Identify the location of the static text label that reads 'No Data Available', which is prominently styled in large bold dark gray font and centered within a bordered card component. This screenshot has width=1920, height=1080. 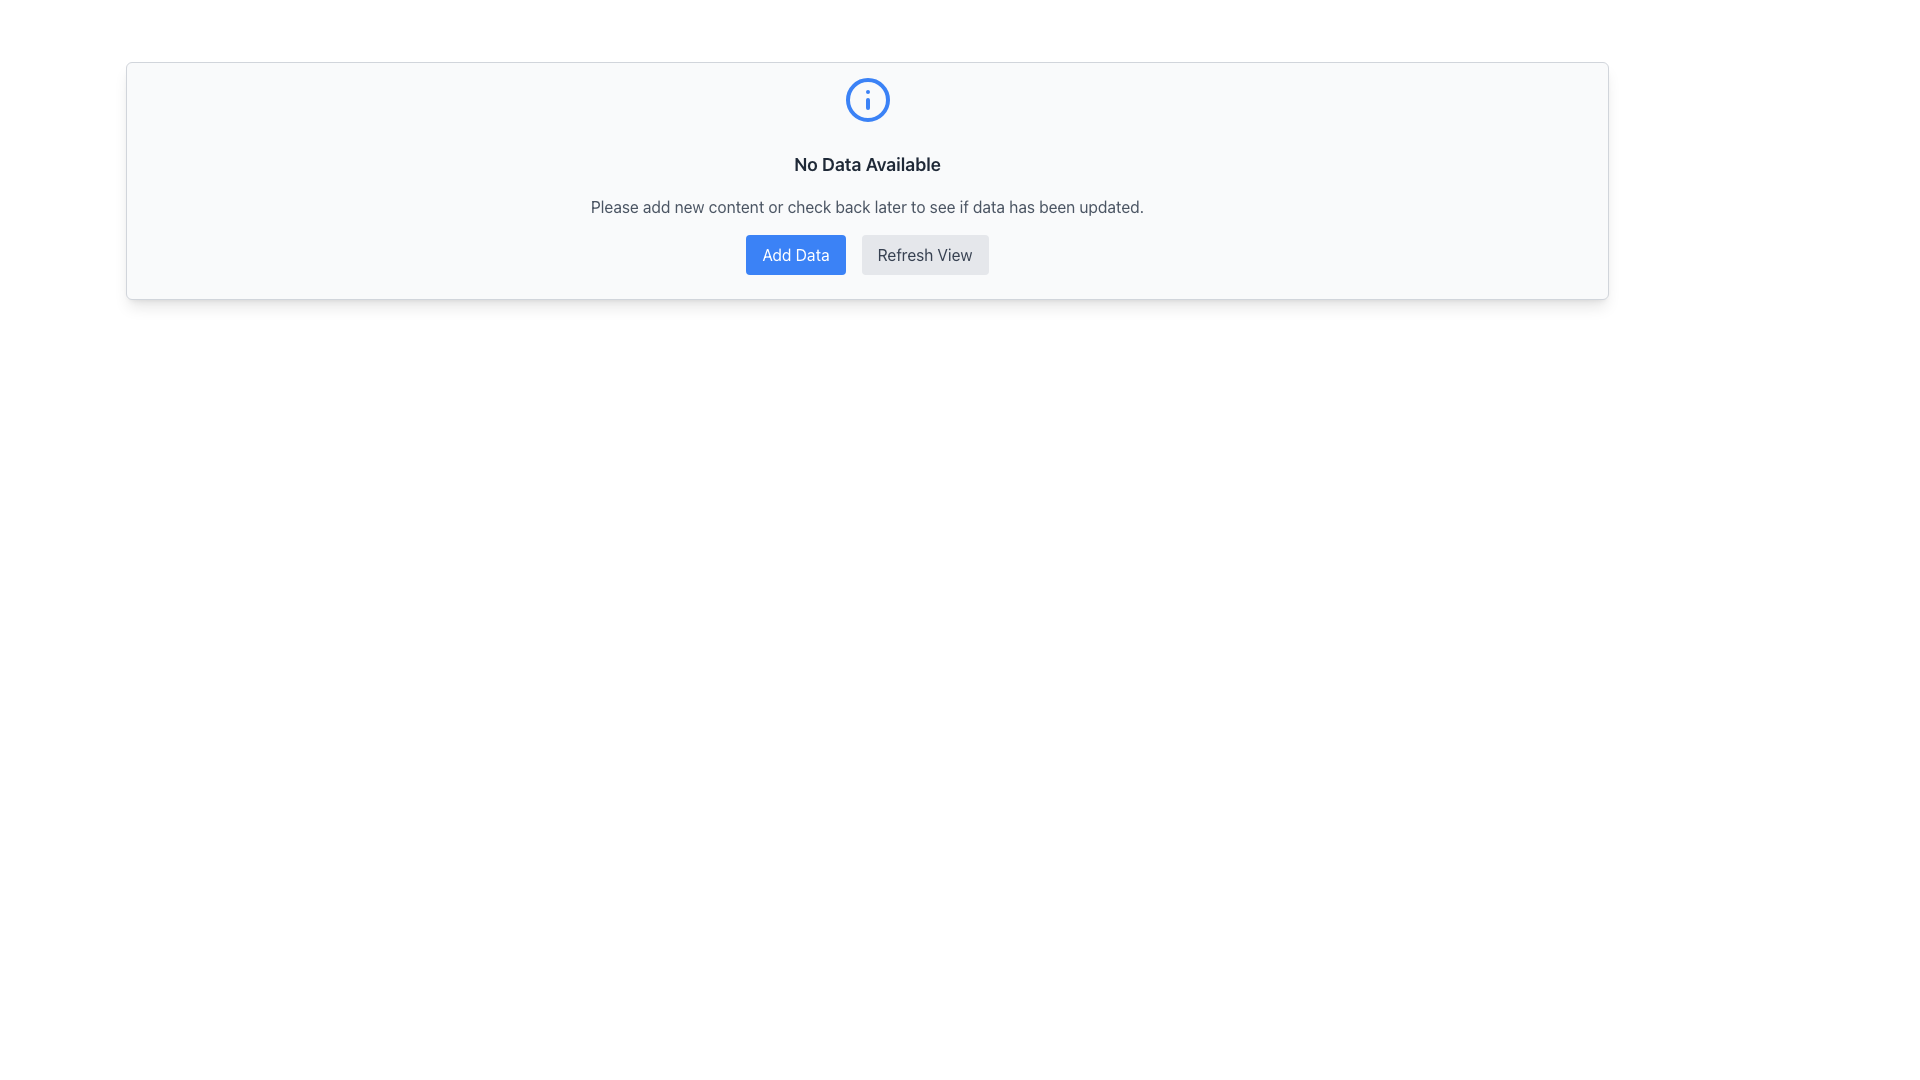
(867, 164).